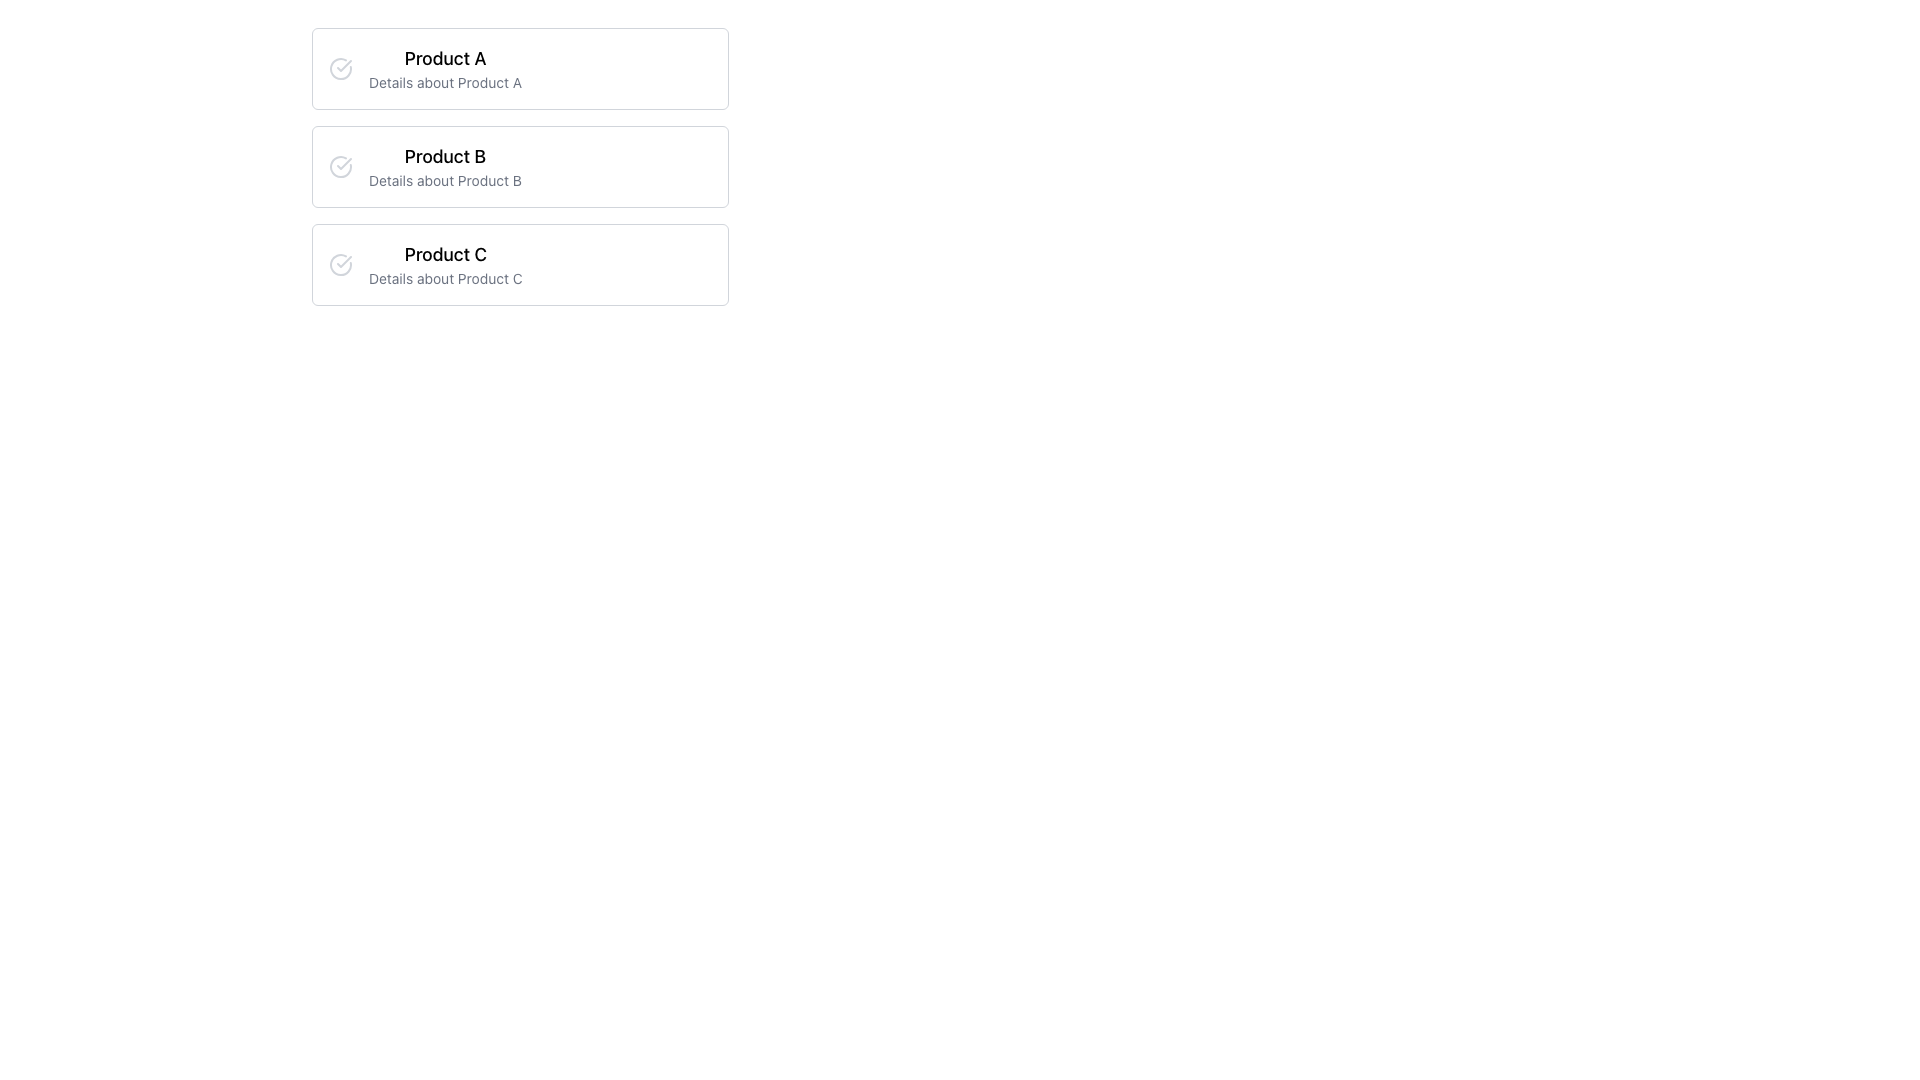 Image resolution: width=1920 pixels, height=1080 pixels. I want to click on the checkmark icon that is part of the 'Product C' list item, which is a tick mark inside a circle outline, so click(344, 261).